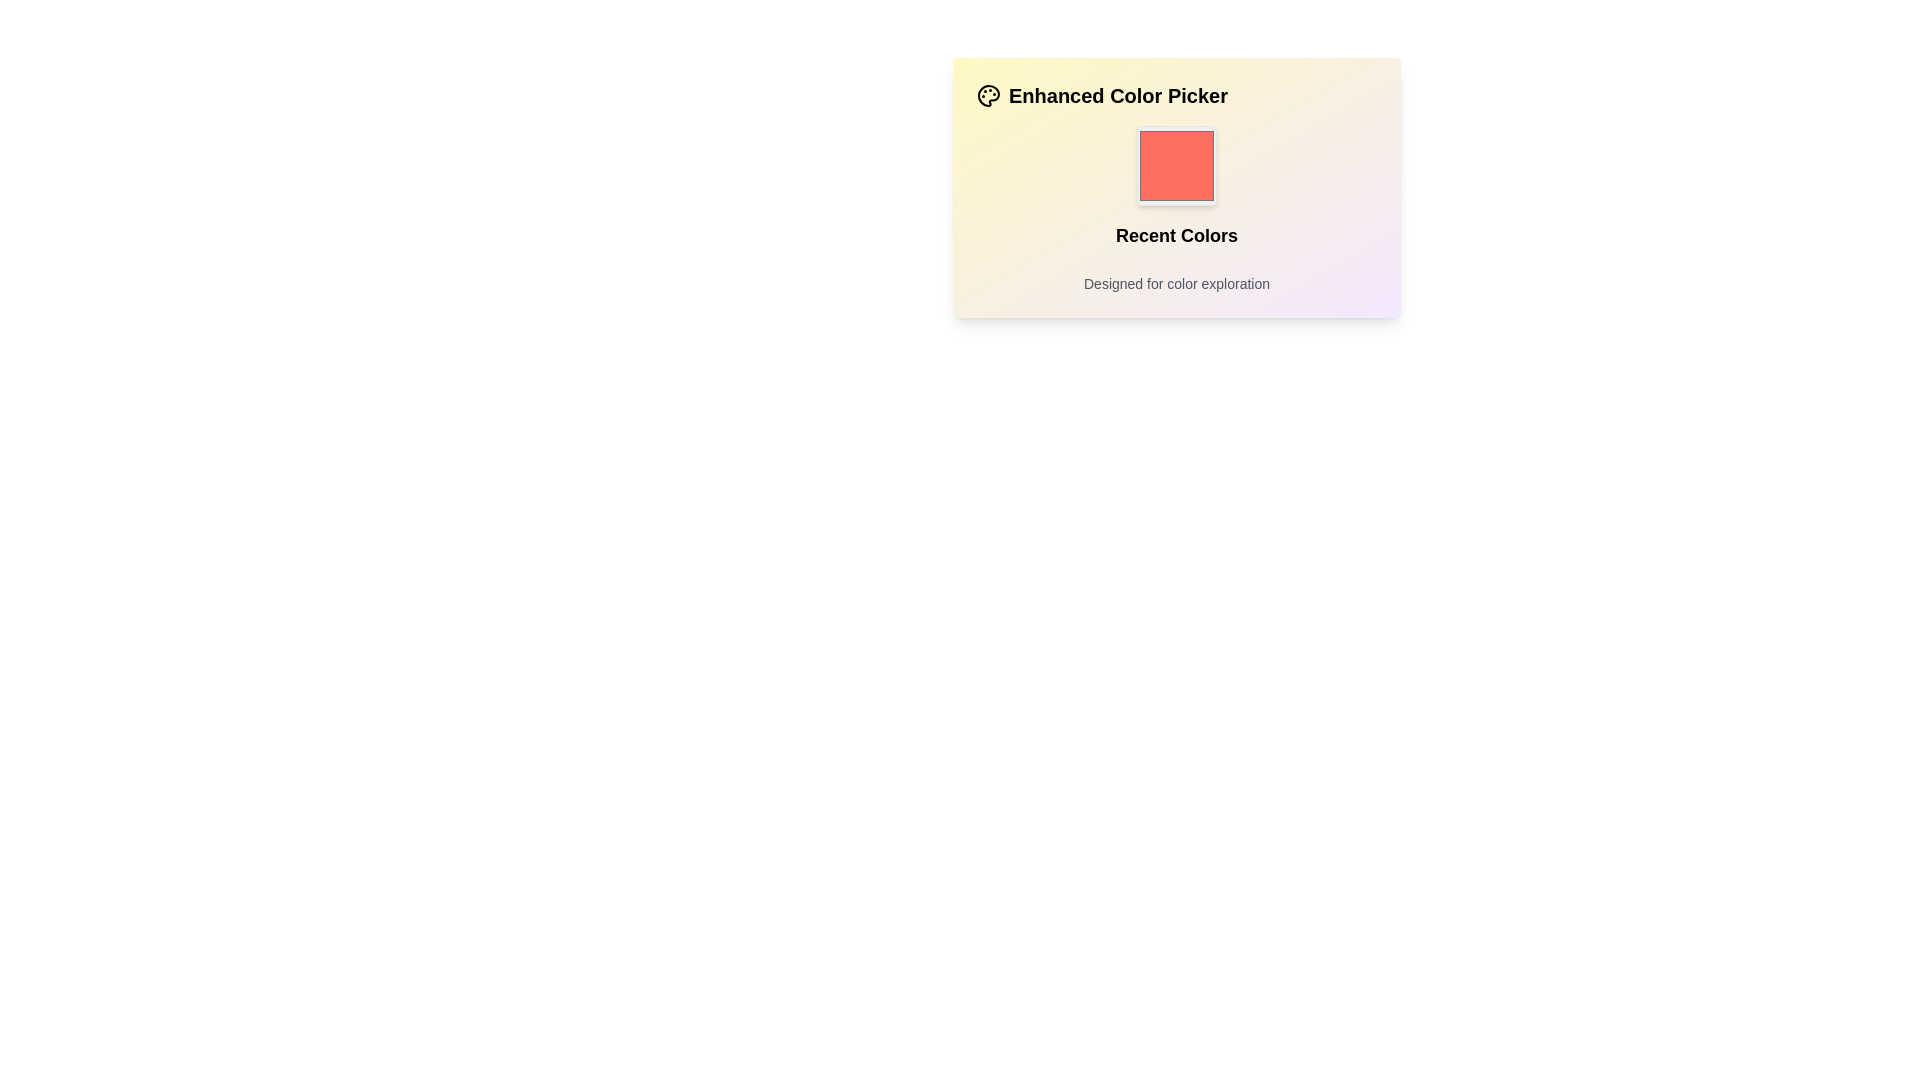 Image resolution: width=1920 pixels, height=1080 pixels. Describe the element at coordinates (1176, 234) in the screenshot. I see `Text Label that serves as a header for the section displaying recently used colors, located at the center of the section beneath a colorful square swatch` at that location.